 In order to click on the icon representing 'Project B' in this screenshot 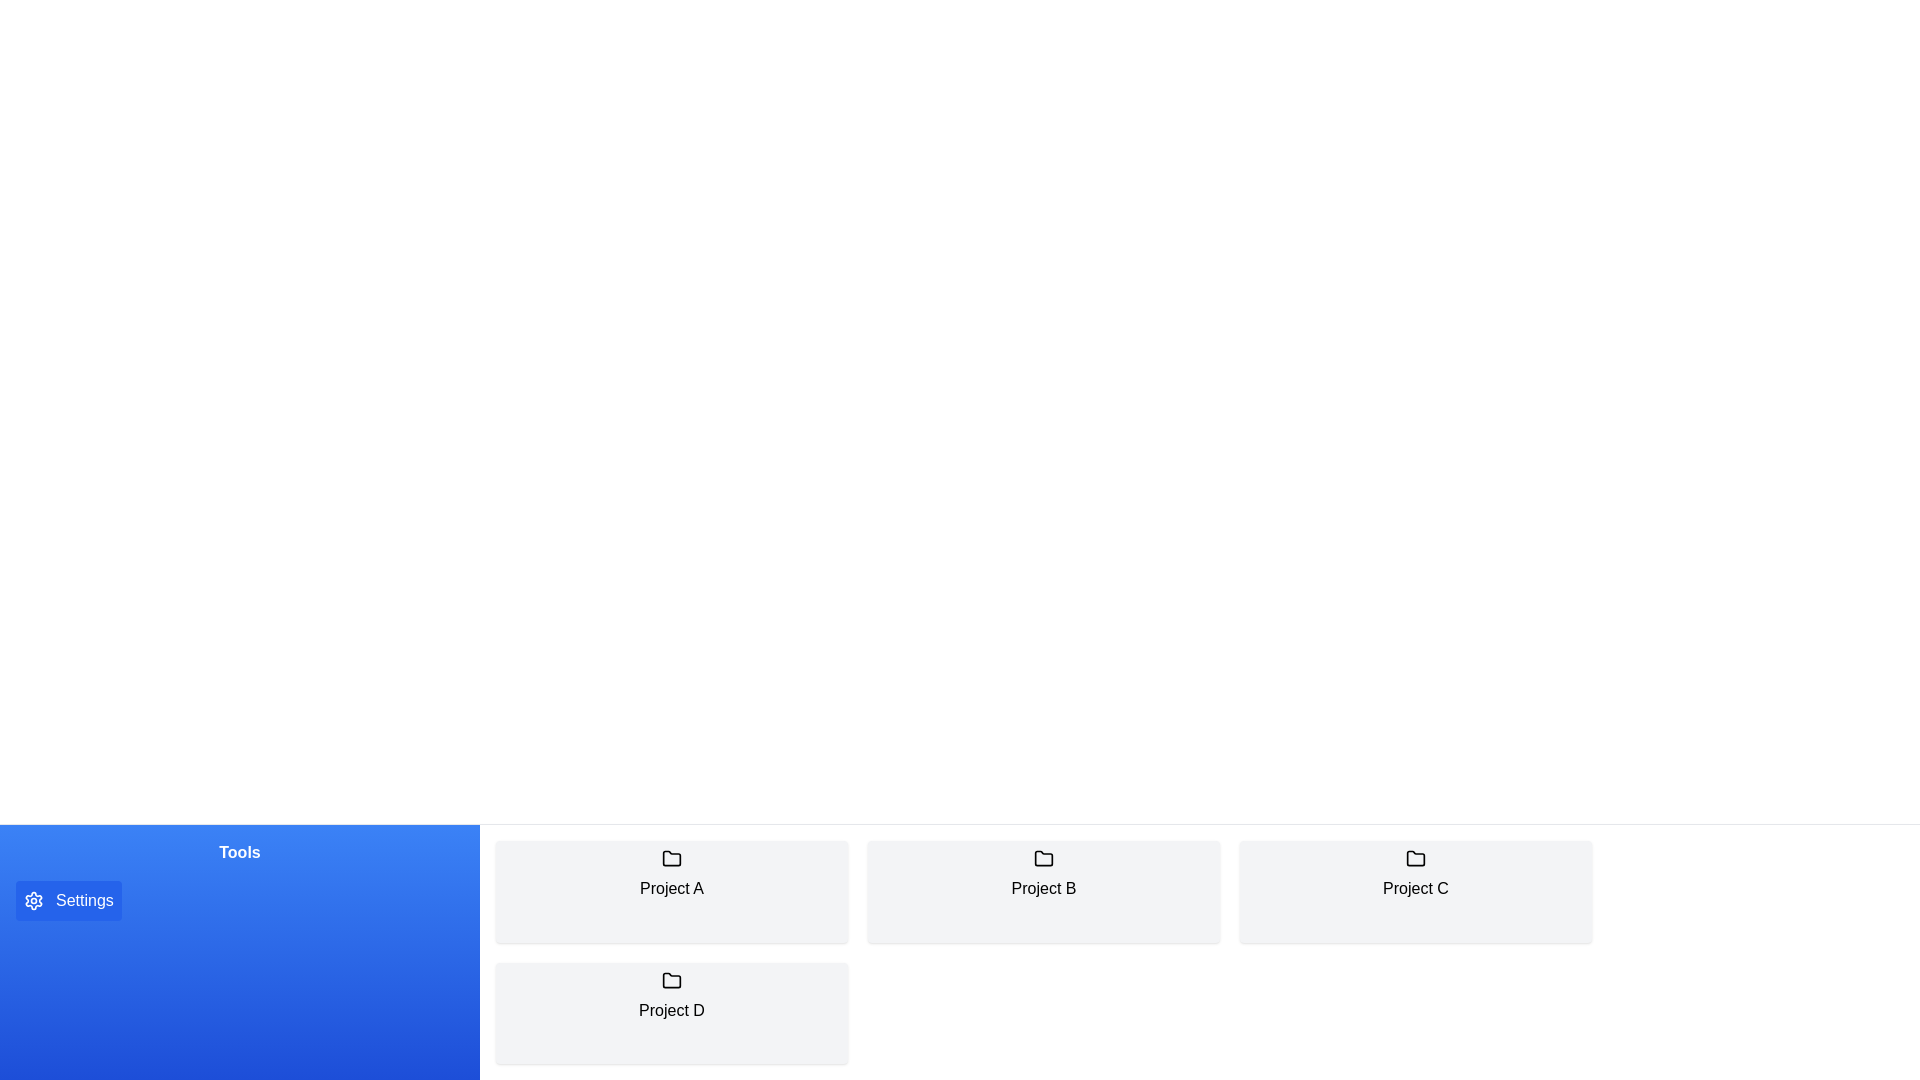, I will do `click(1042, 858)`.